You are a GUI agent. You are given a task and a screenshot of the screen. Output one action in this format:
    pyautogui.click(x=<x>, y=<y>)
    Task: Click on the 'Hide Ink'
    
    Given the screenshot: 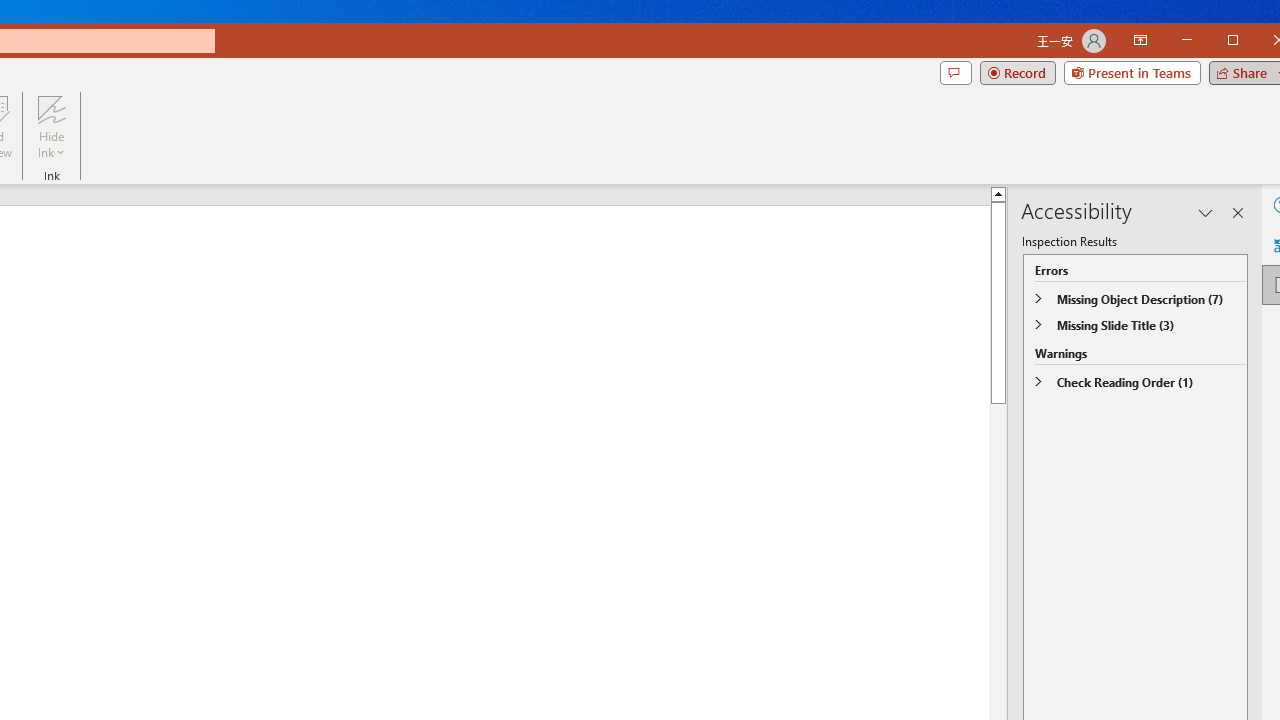 What is the action you would take?
    pyautogui.click(x=51, y=109)
    